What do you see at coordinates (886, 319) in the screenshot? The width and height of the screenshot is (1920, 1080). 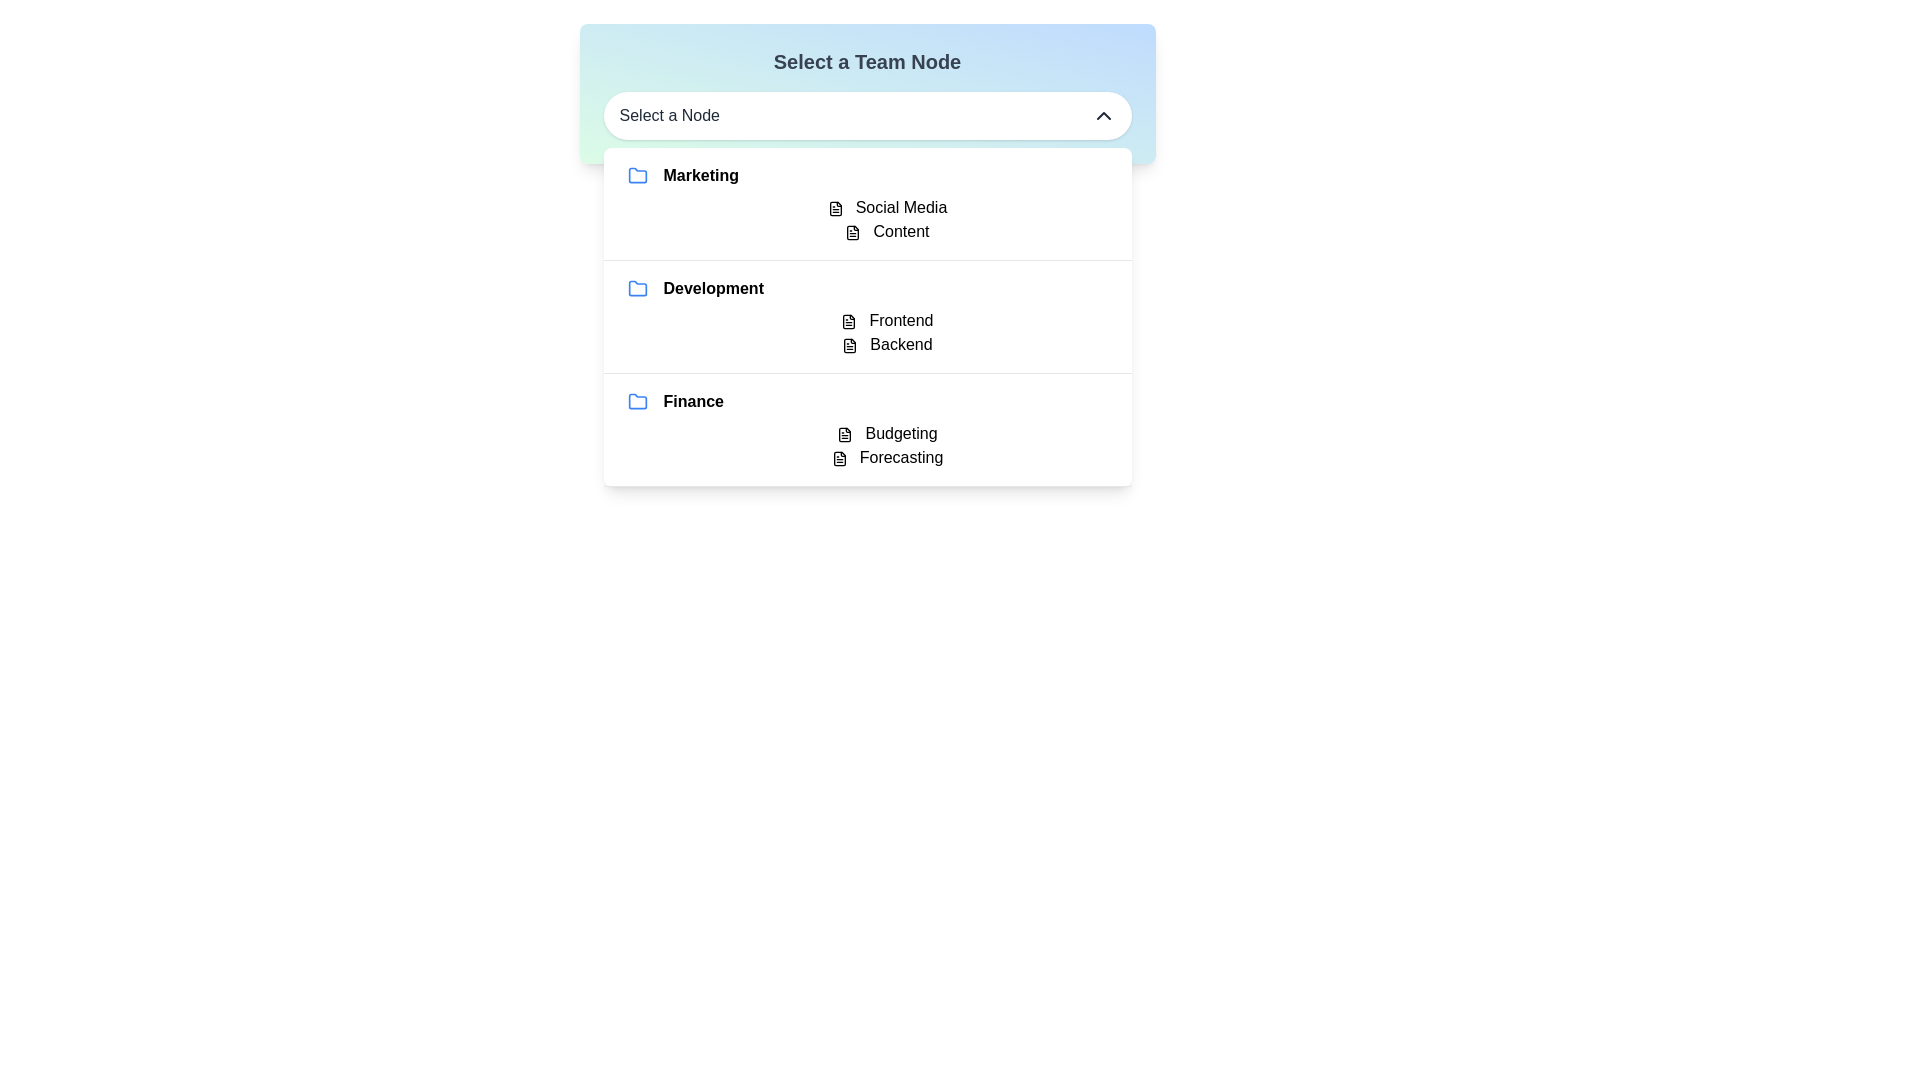 I see `the selectable text label with an icon in the 'Development' section` at bounding box center [886, 319].